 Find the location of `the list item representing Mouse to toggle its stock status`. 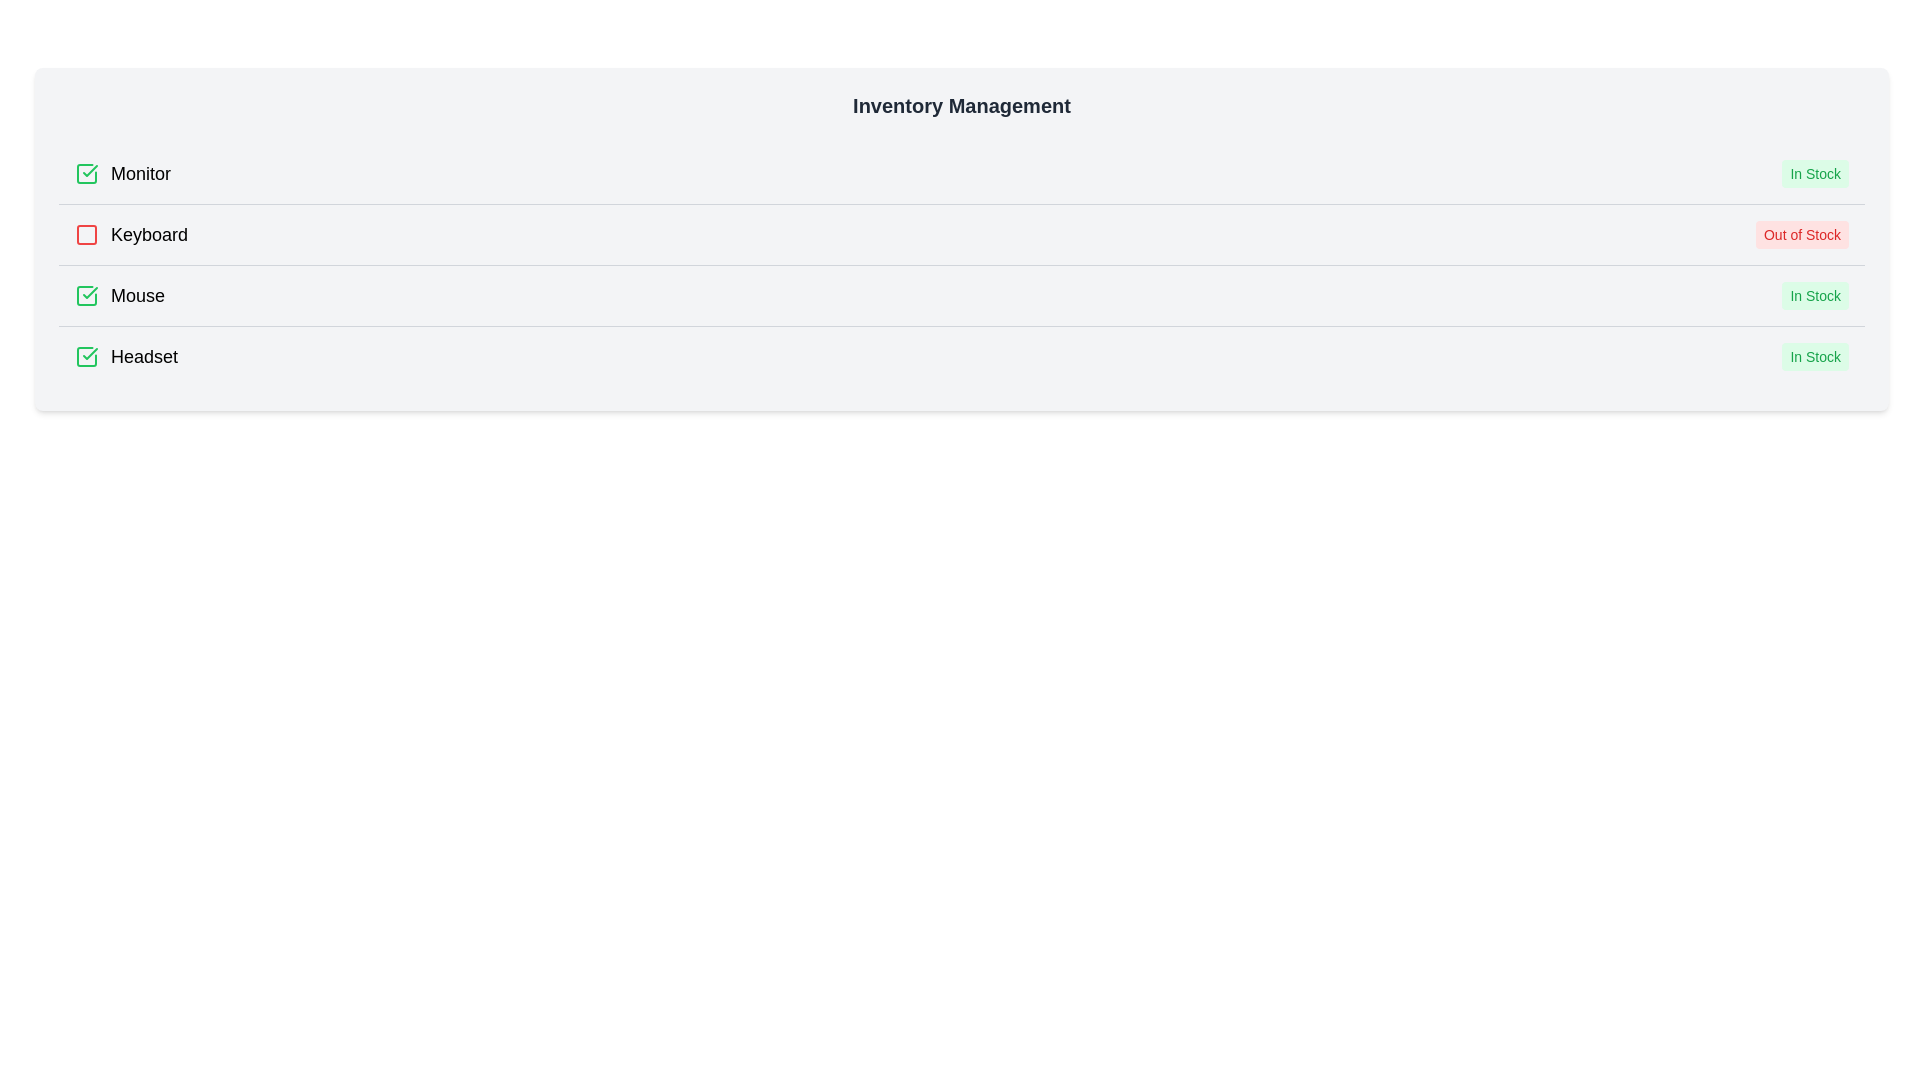

the list item representing Mouse to toggle its stock status is located at coordinates (961, 295).